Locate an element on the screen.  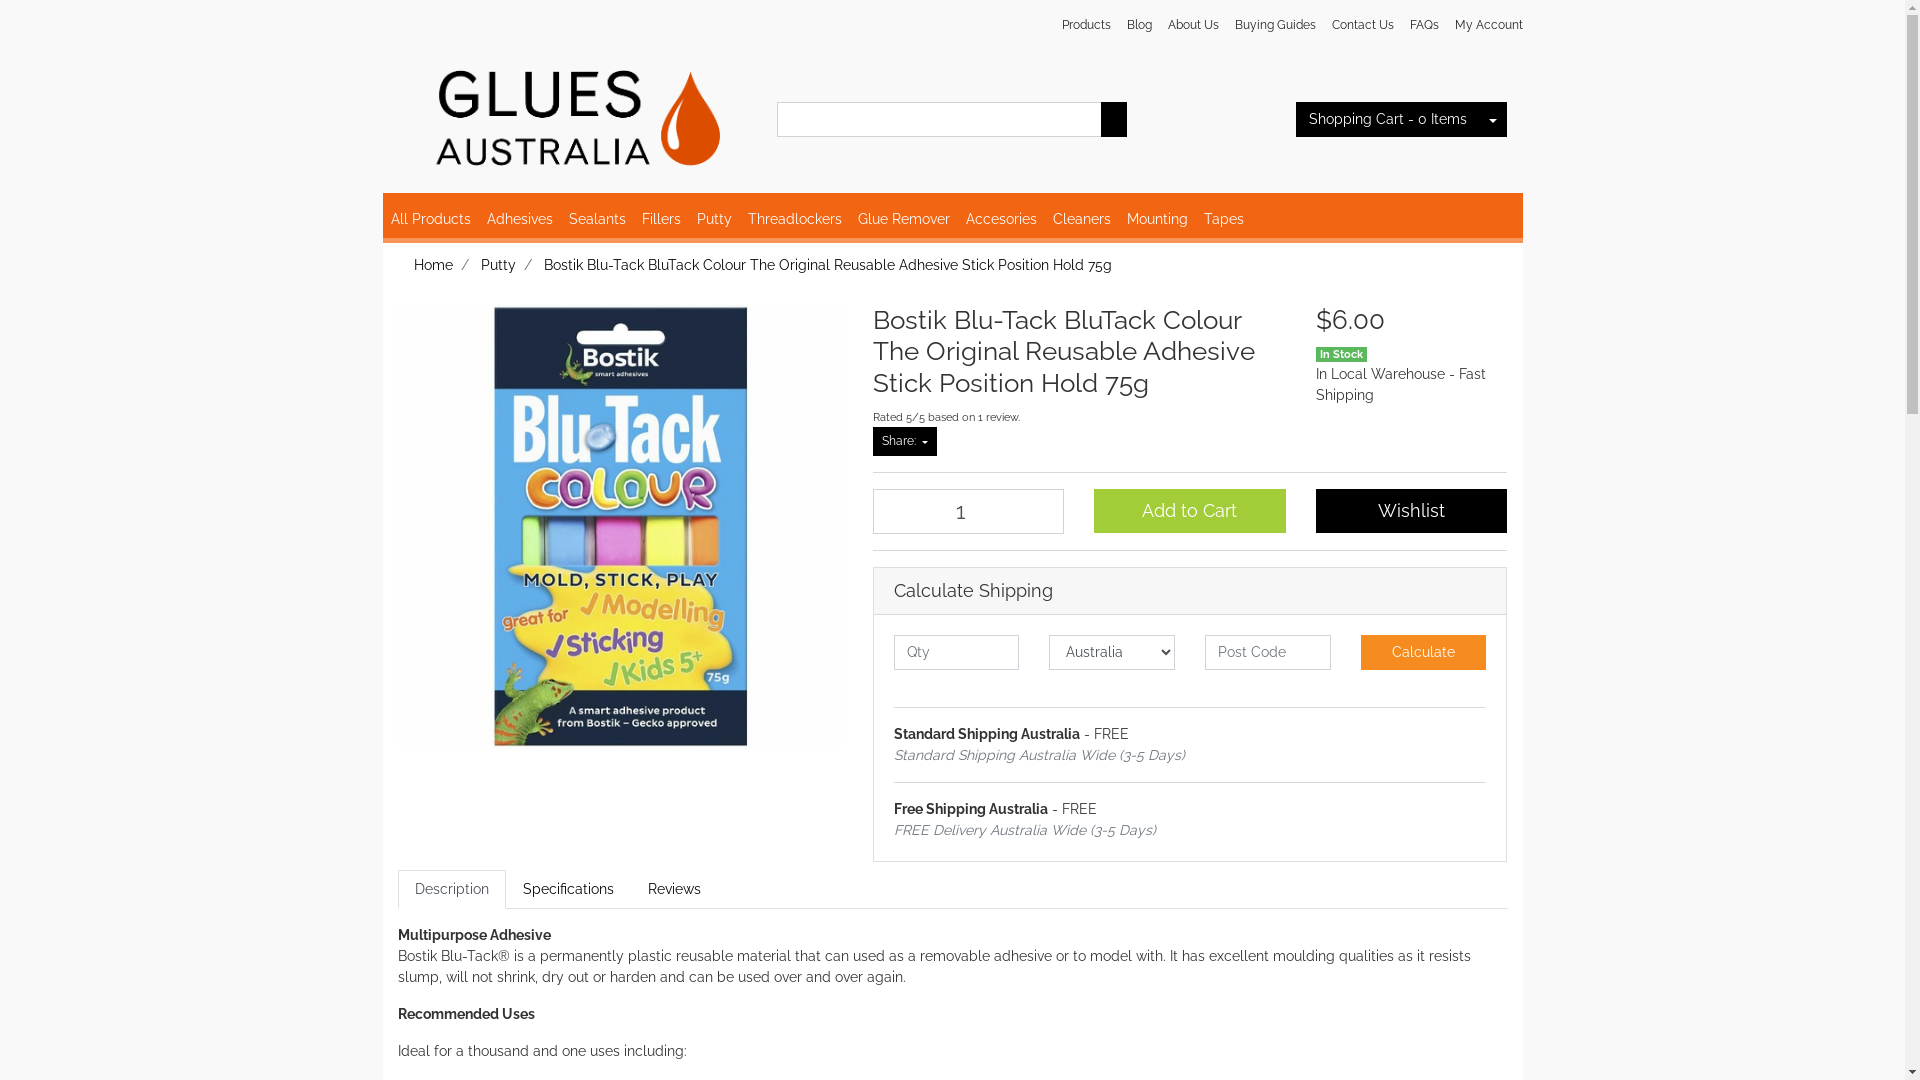
'Description' is located at coordinates (450, 888).